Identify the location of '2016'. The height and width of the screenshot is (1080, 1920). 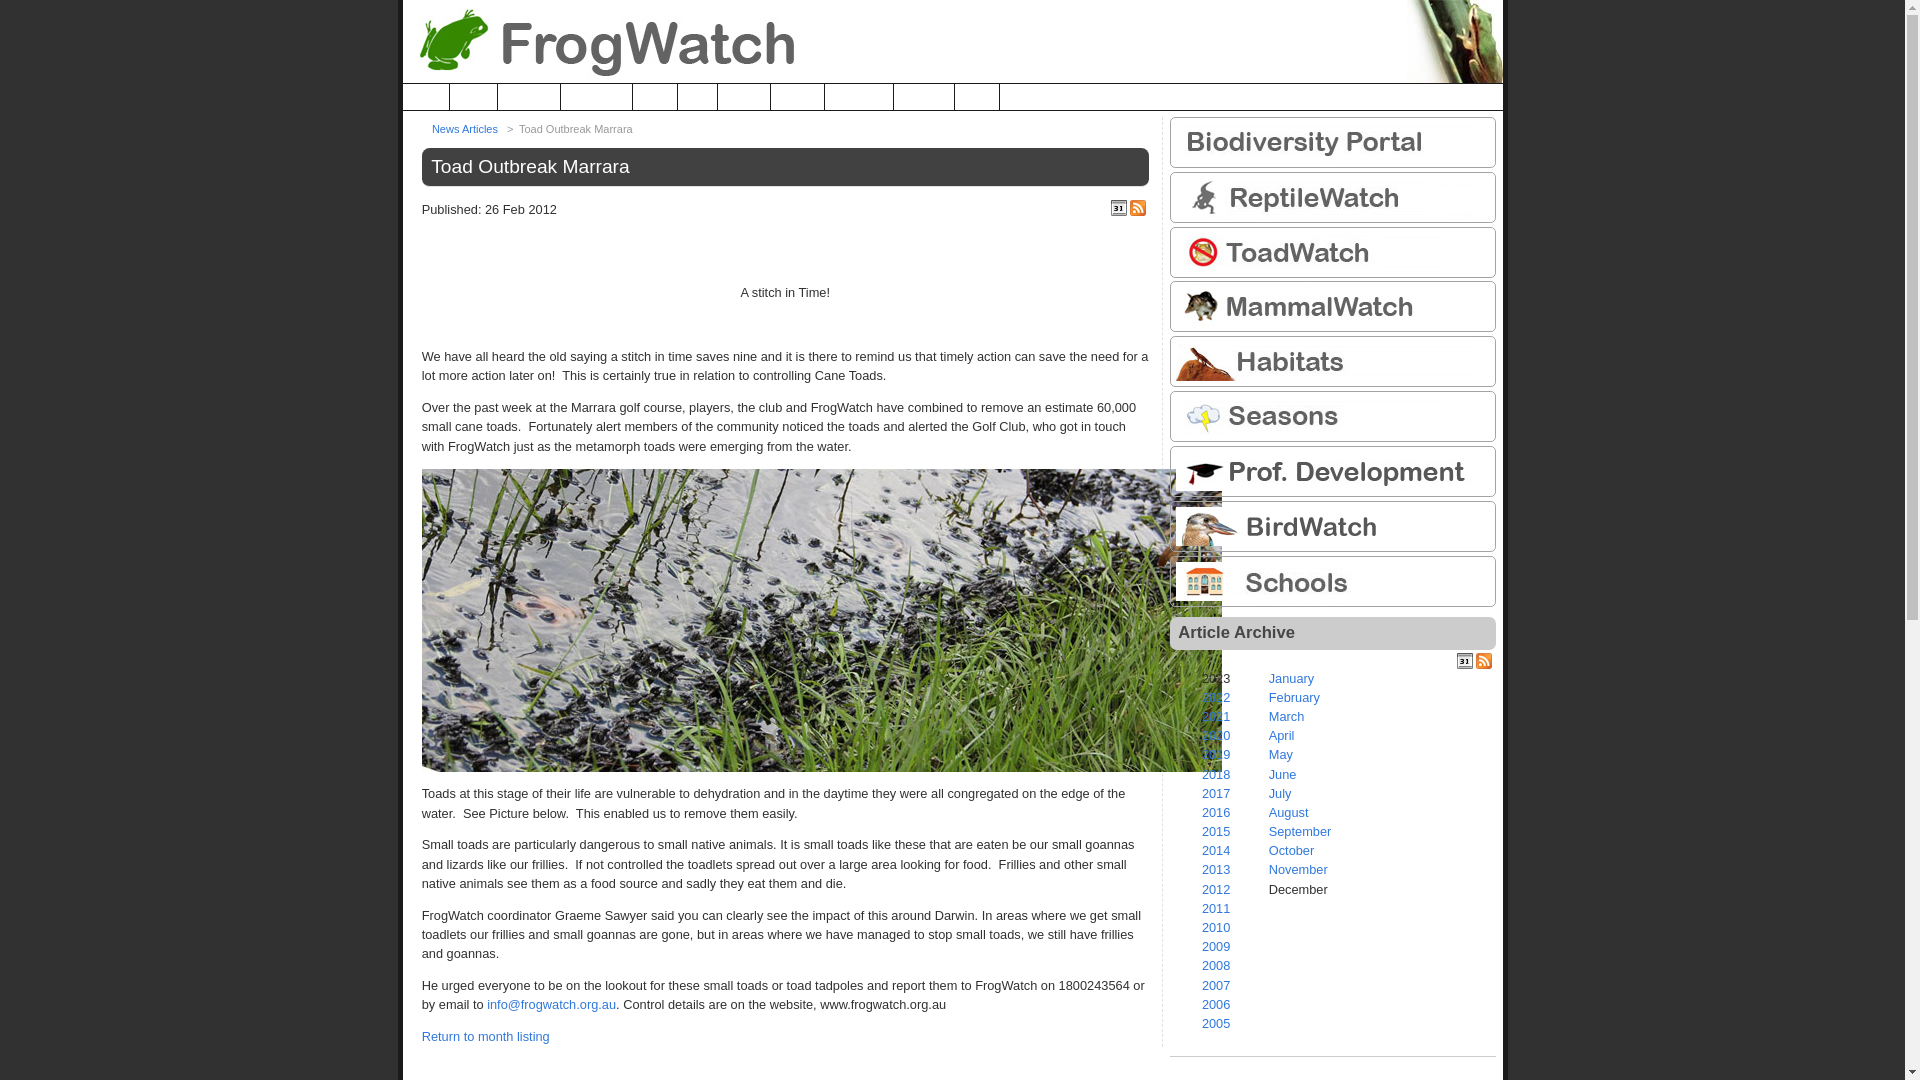
(1200, 812).